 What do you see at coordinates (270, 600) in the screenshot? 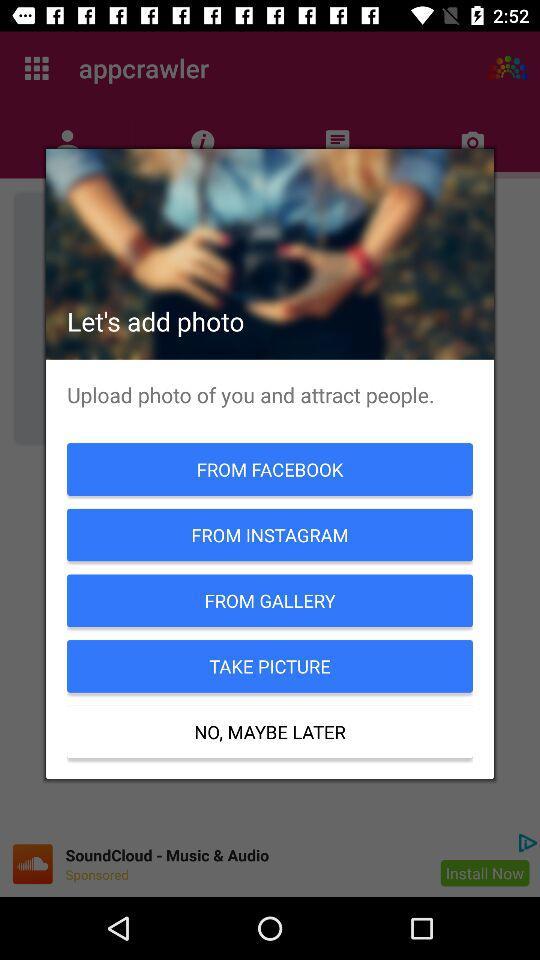
I see `the from gallery icon` at bounding box center [270, 600].